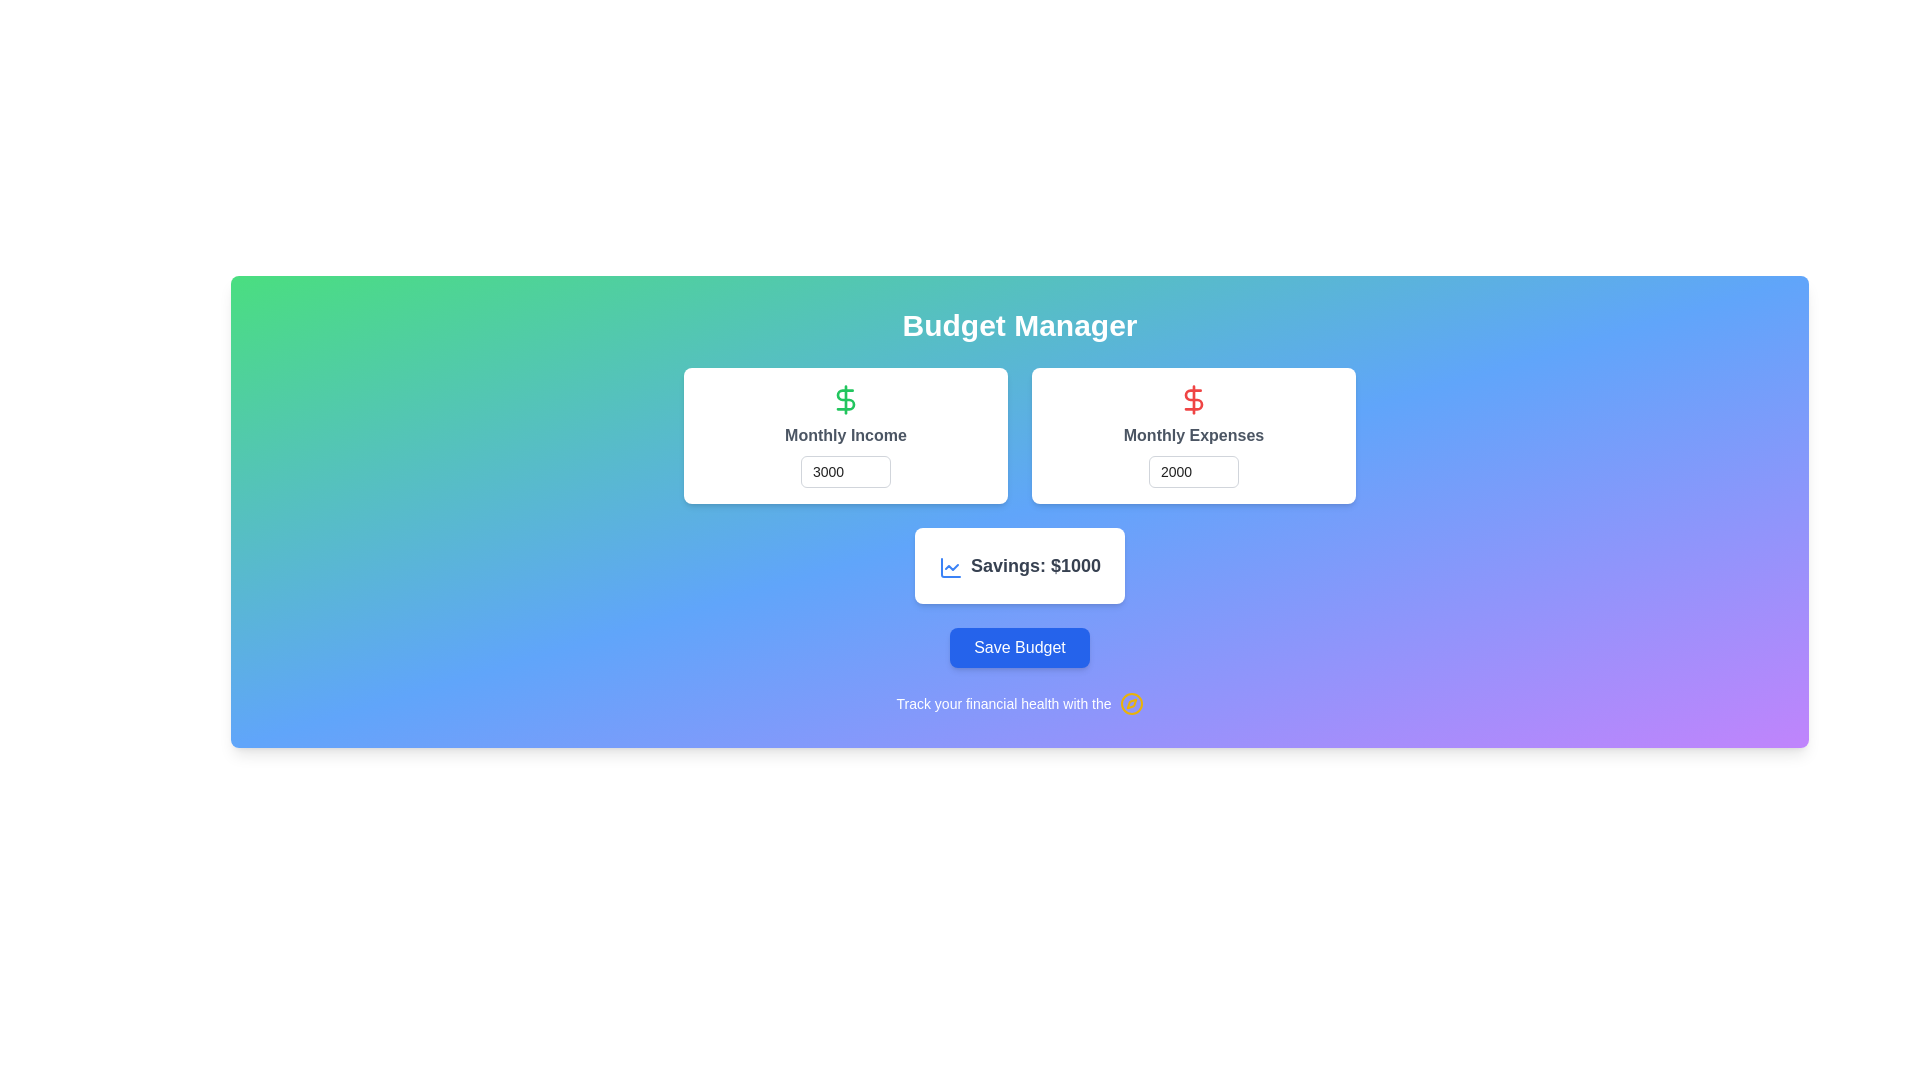 The width and height of the screenshot is (1920, 1080). I want to click on the blue line chart icon located to the left of the text 'Savings: $1000' within the white rectangular card, so click(949, 567).